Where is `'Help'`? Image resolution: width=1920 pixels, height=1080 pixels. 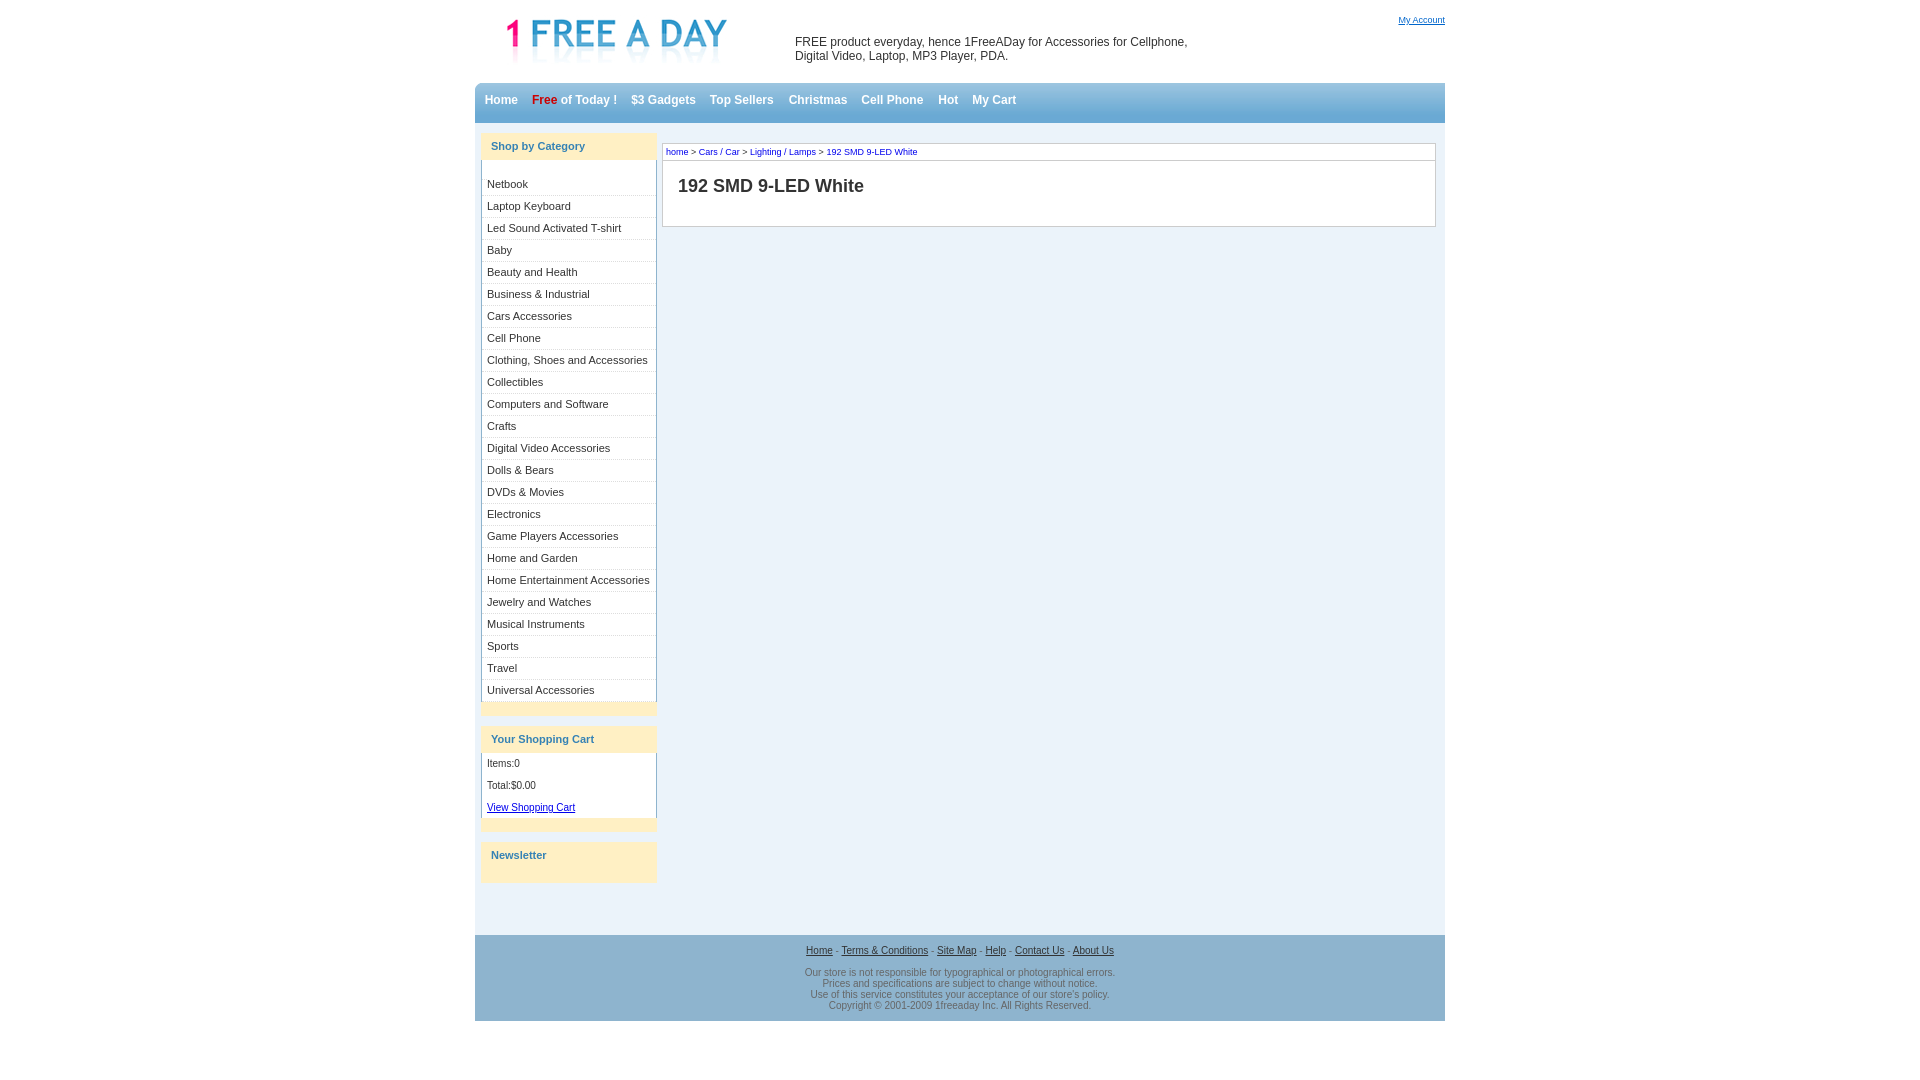 'Help' is located at coordinates (995, 949).